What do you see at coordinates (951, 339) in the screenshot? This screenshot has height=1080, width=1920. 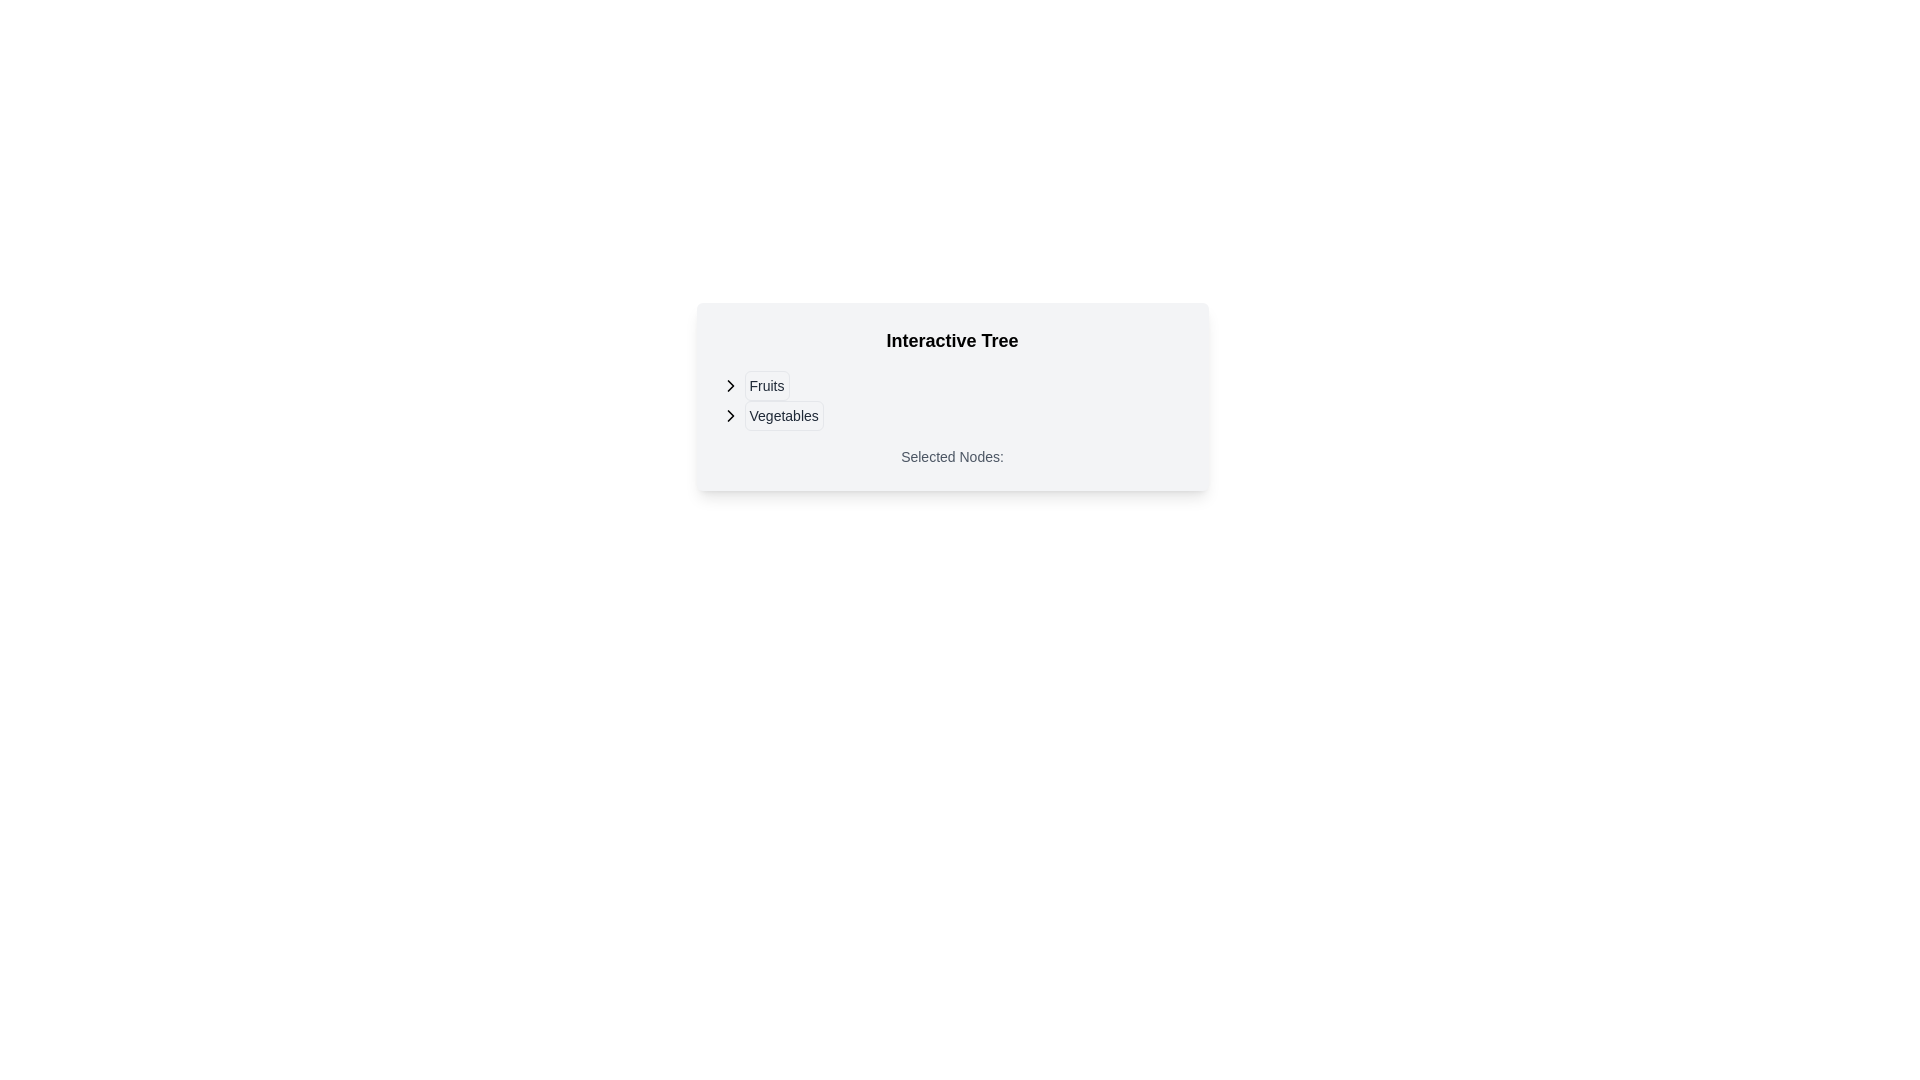 I see `the bold static text labeled 'Interactive Tree' at the top of the card, which is styled in a large serif font` at bounding box center [951, 339].